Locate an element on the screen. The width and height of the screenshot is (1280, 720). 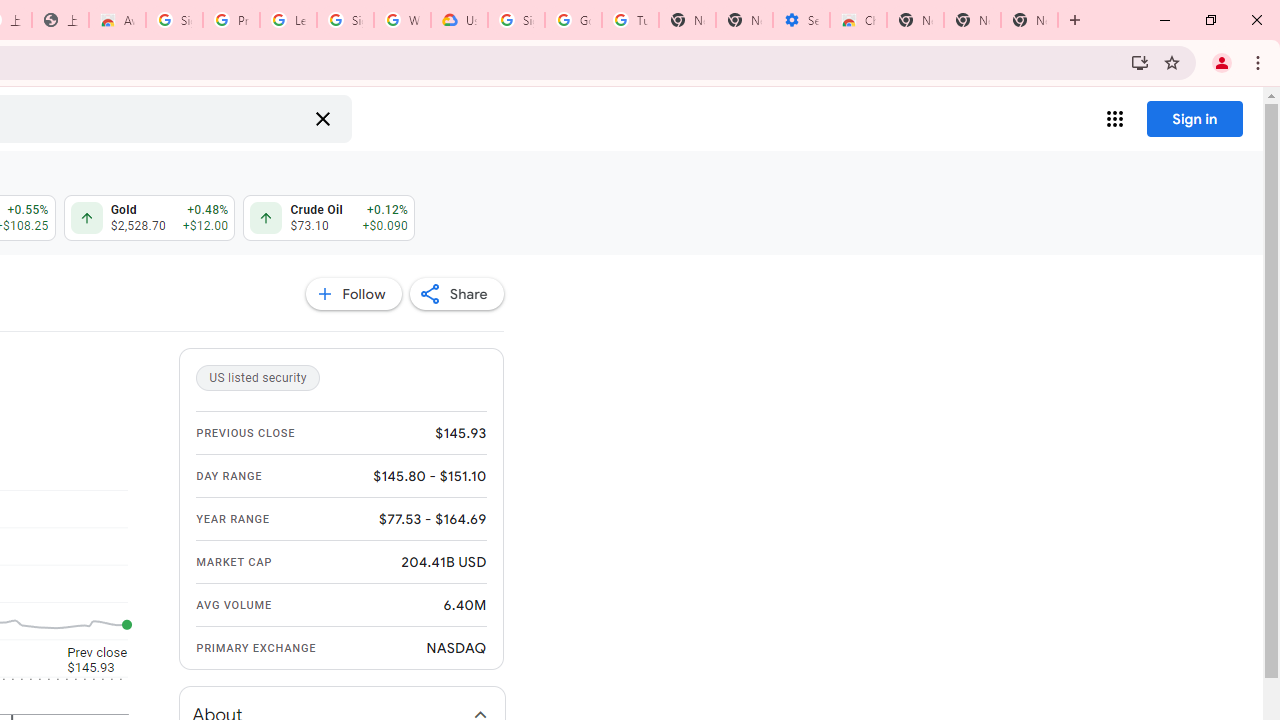
'Share' is located at coordinates (455, 294).